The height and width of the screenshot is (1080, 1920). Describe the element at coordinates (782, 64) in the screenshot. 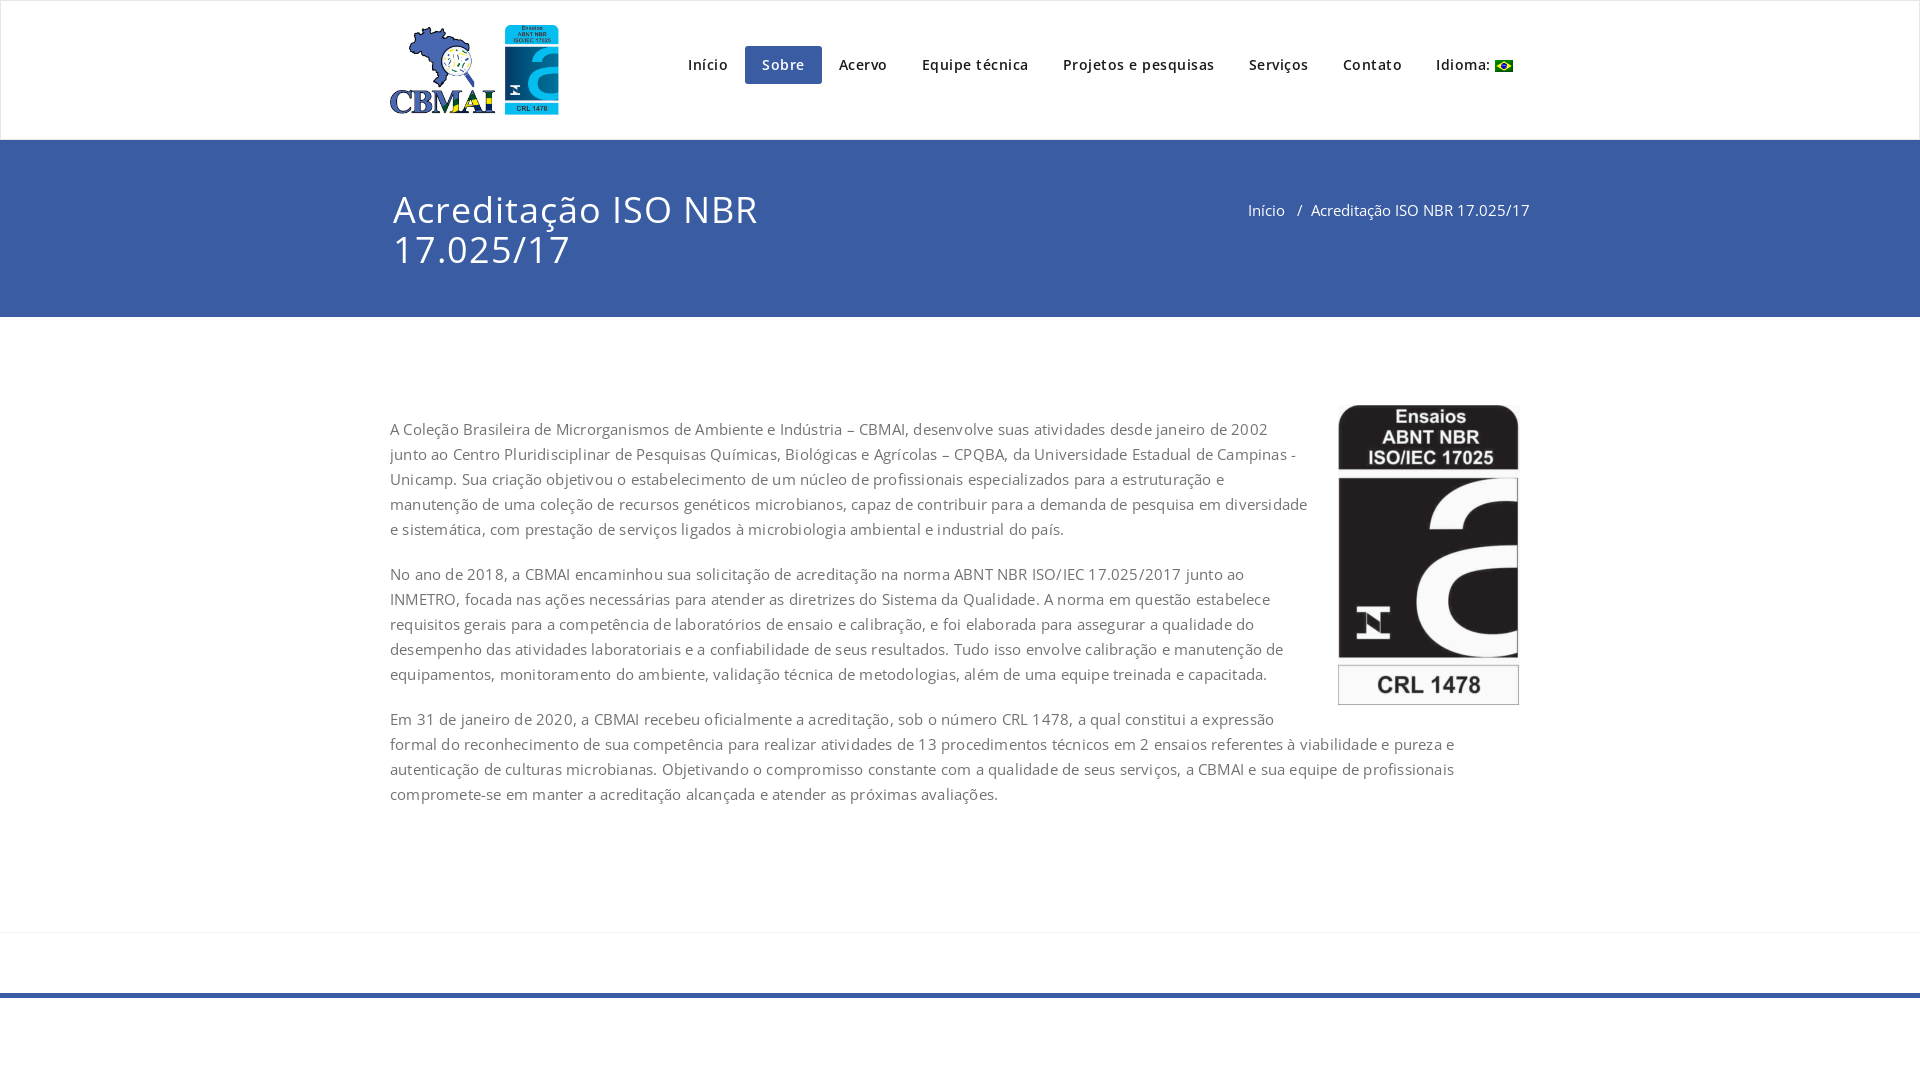

I see `'Sobre'` at that location.